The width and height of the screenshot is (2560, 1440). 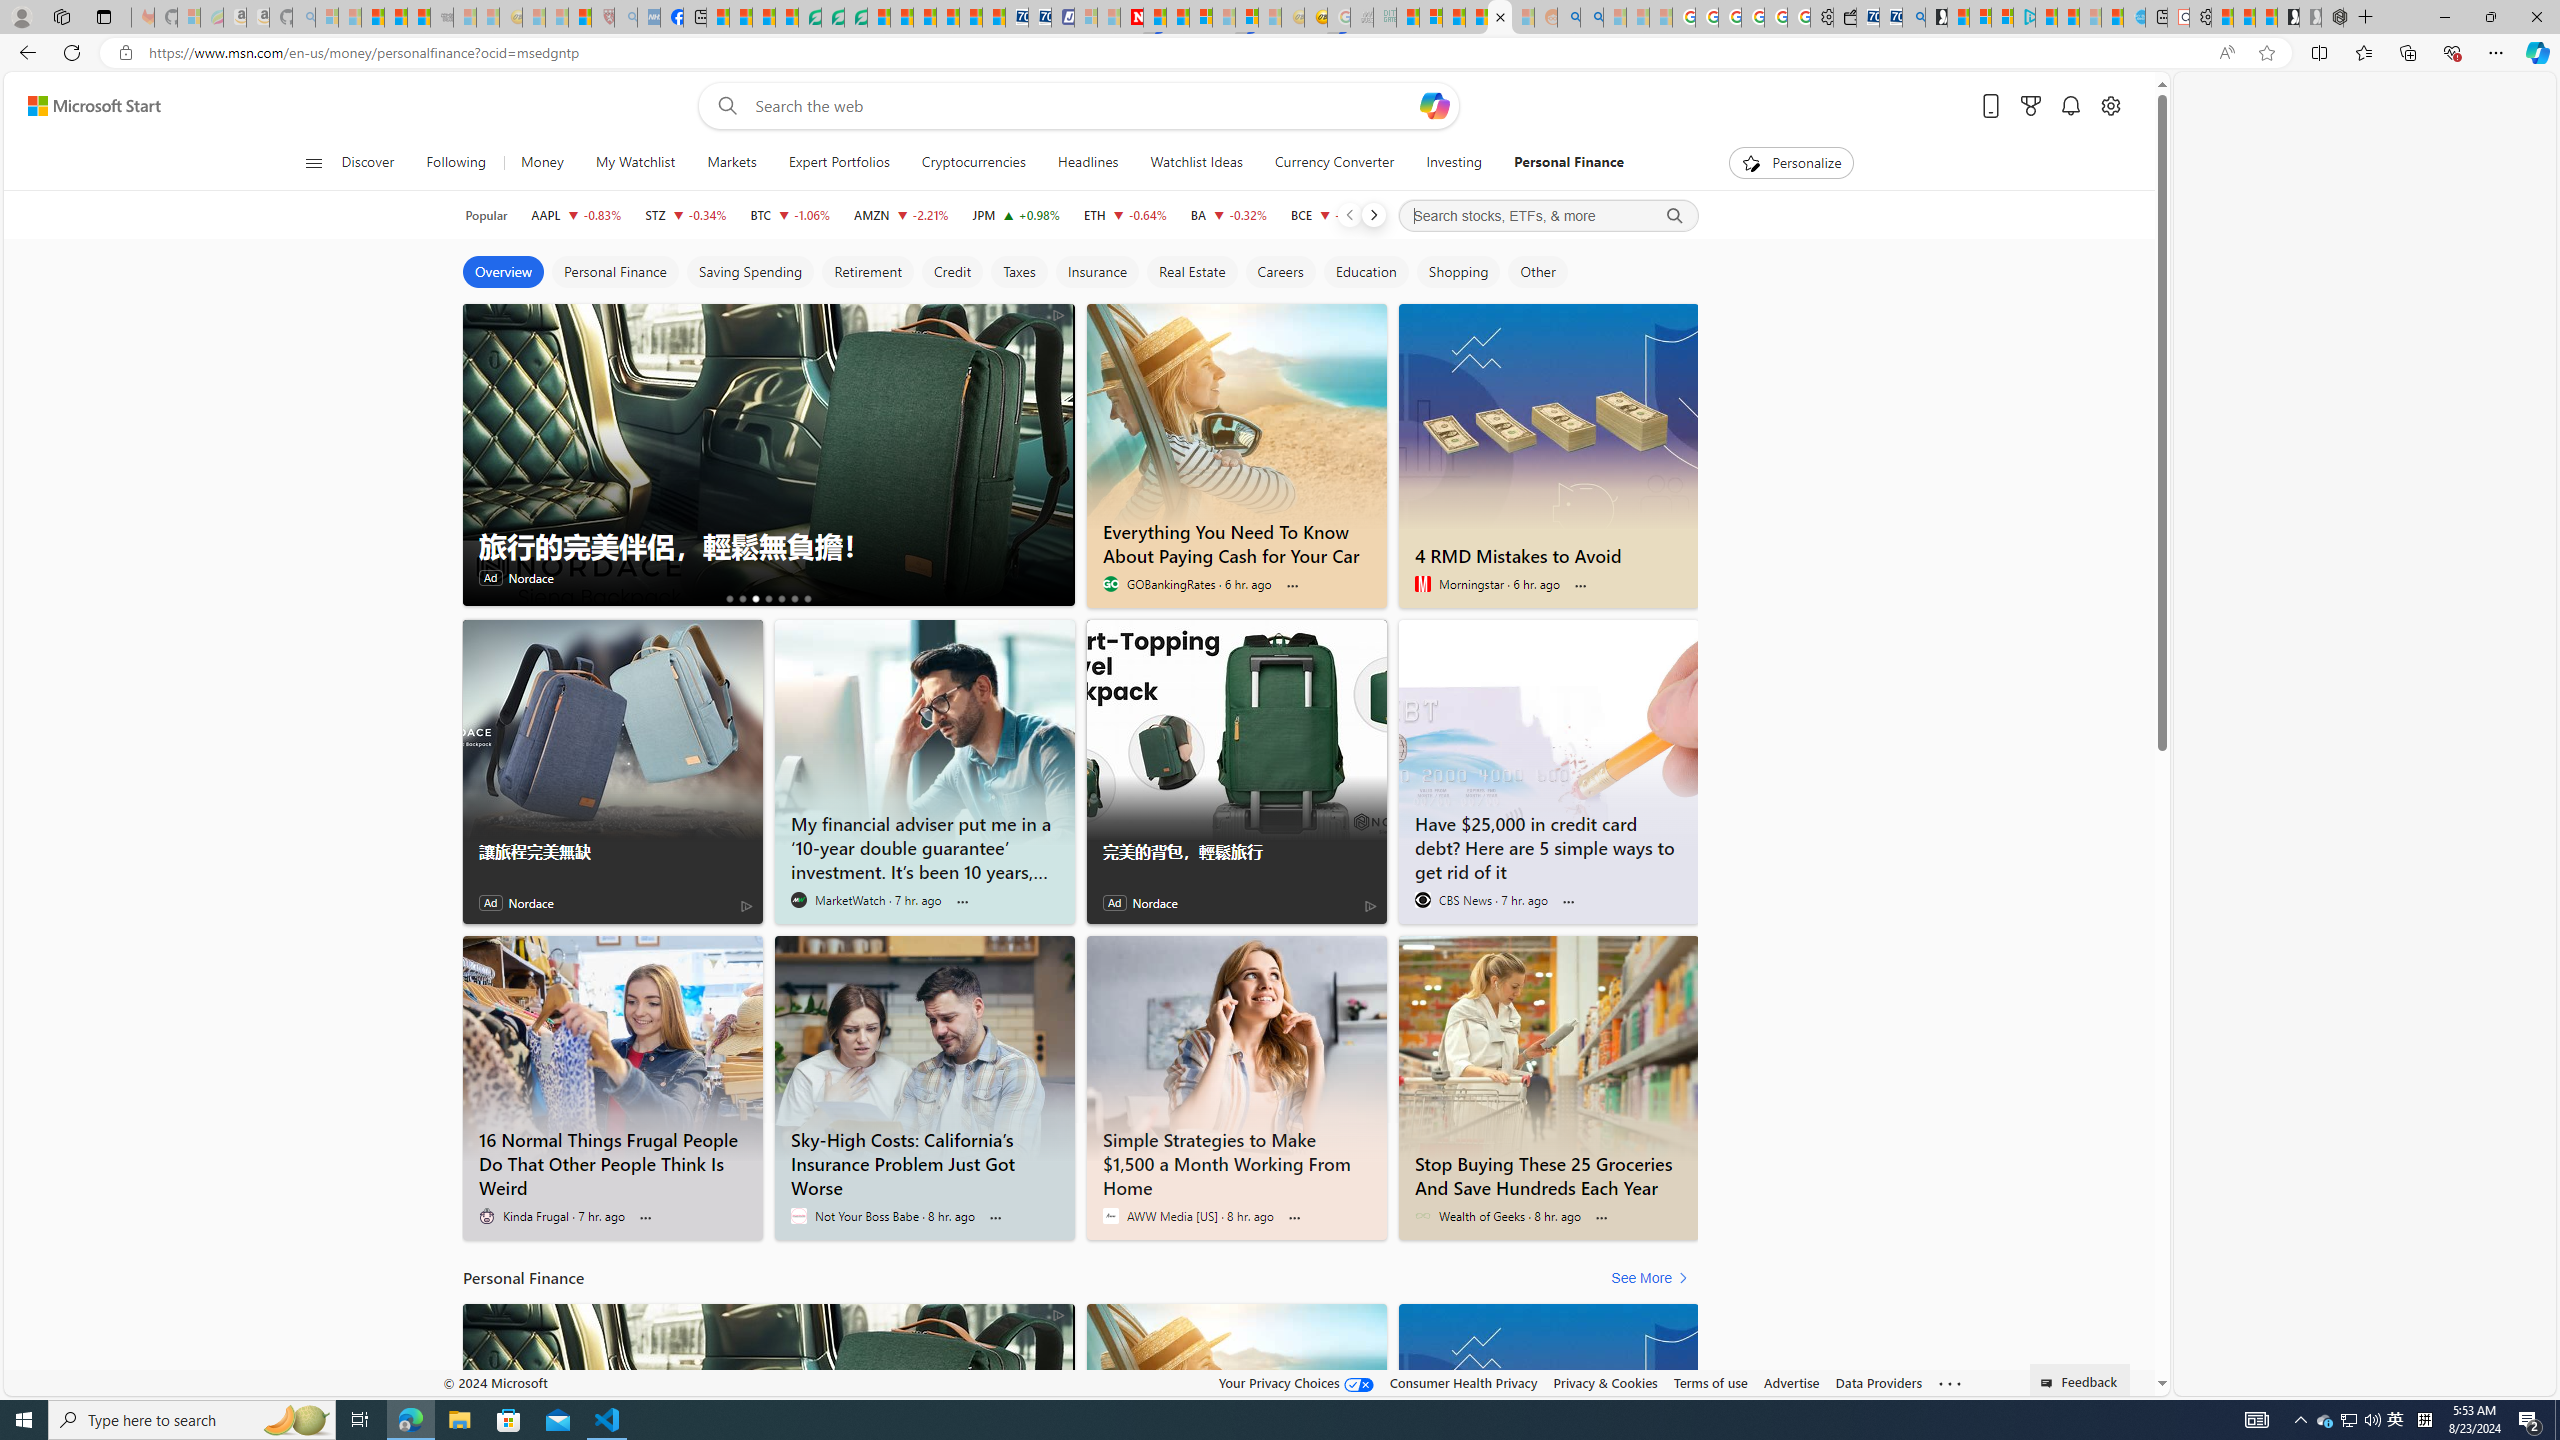 I want to click on 'Class: oneFooter_seeMore-DS-EntryPoint1-1', so click(x=1948, y=1382).